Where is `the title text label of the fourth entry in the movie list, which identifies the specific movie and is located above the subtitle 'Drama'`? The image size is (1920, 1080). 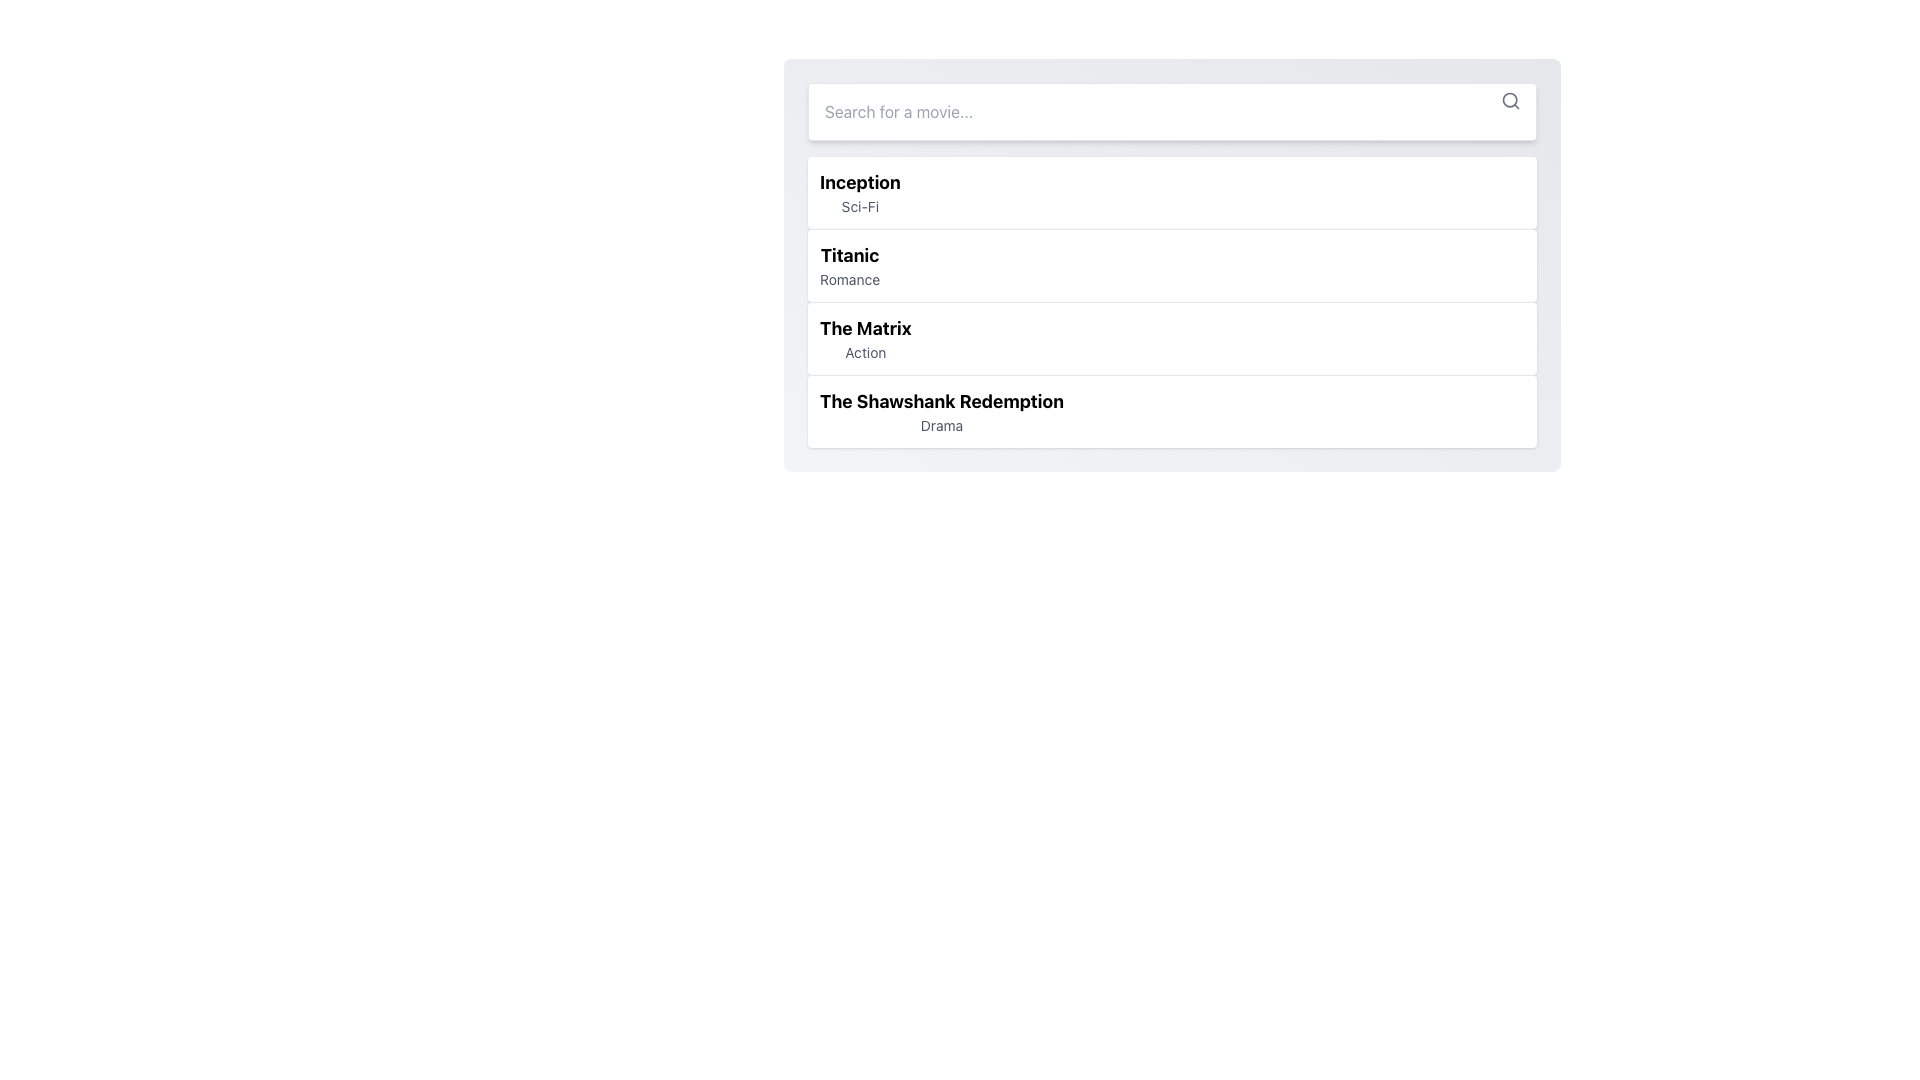 the title text label of the fourth entry in the movie list, which identifies the specific movie and is located above the subtitle 'Drama' is located at coordinates (940, 401).